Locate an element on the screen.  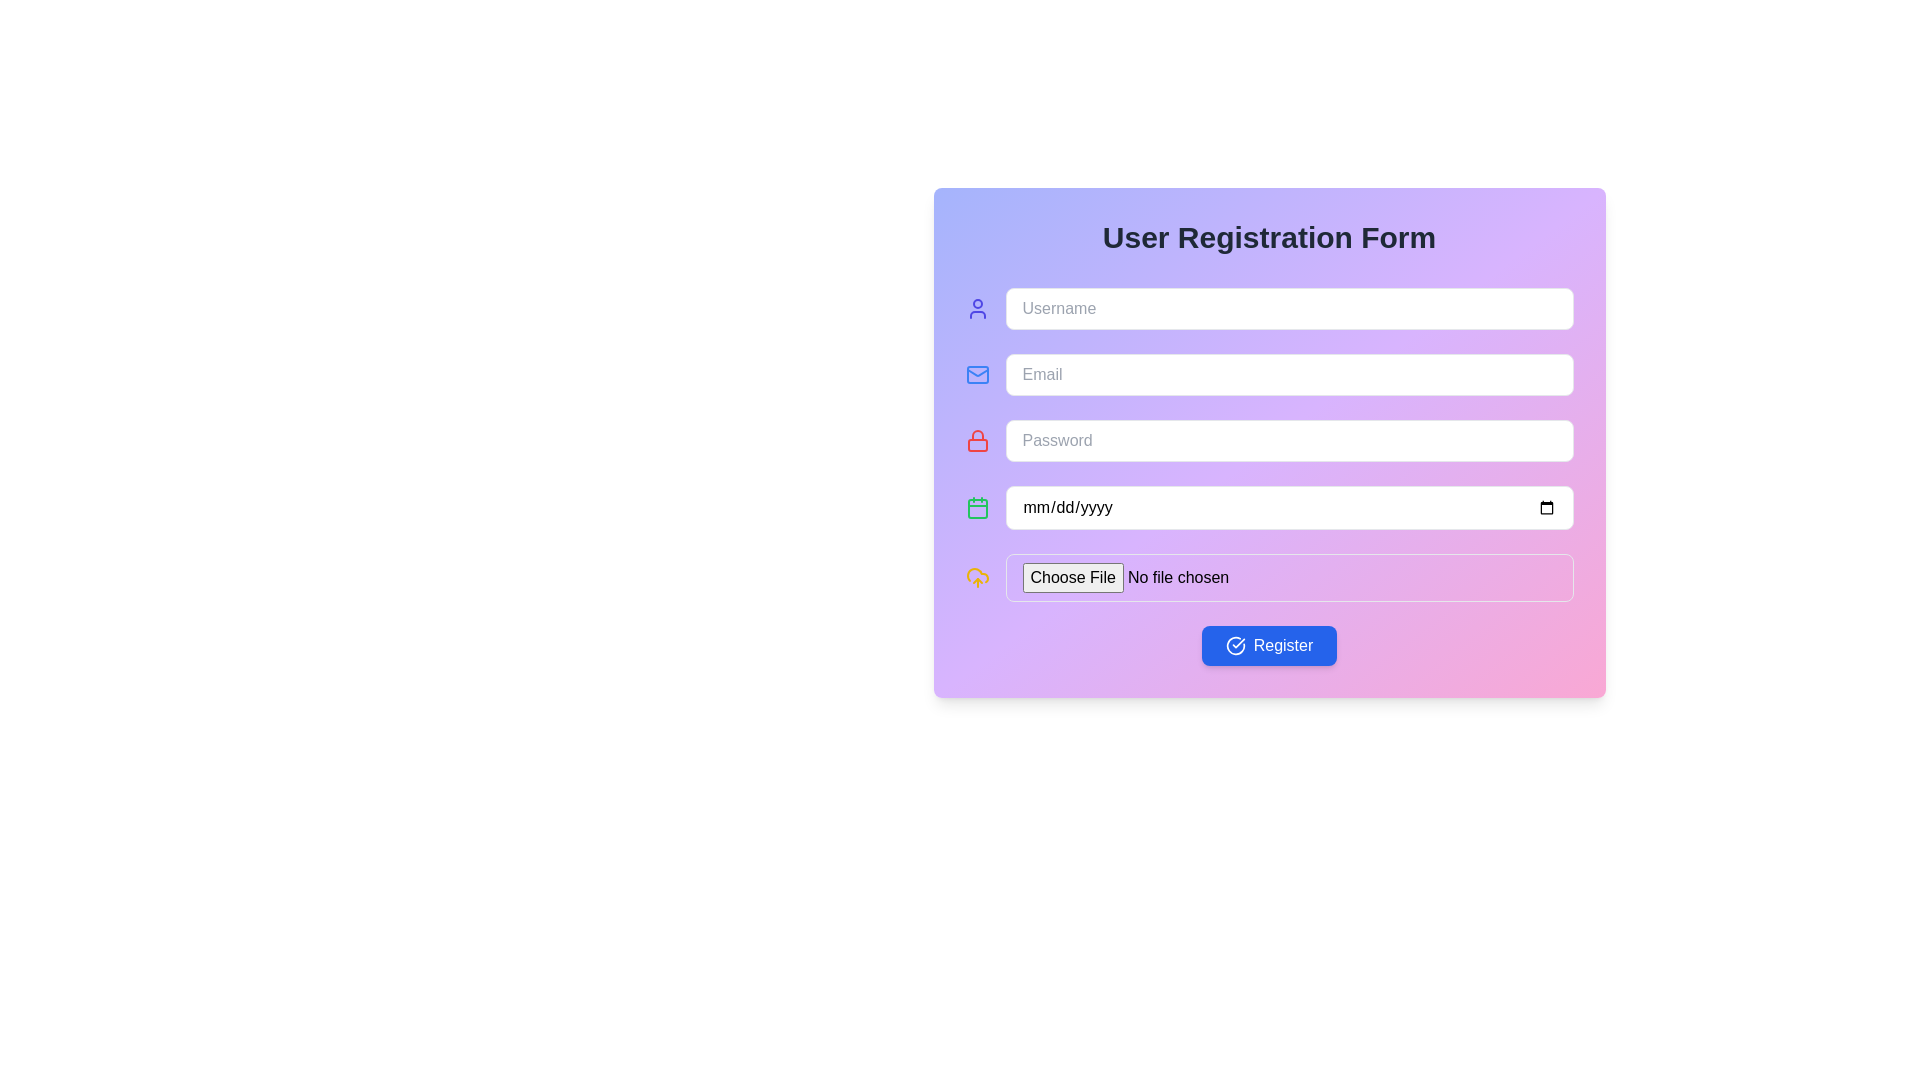
the calendar icon with a green outline, which is located to the left of the date input field is located at coordinates (977, 507).